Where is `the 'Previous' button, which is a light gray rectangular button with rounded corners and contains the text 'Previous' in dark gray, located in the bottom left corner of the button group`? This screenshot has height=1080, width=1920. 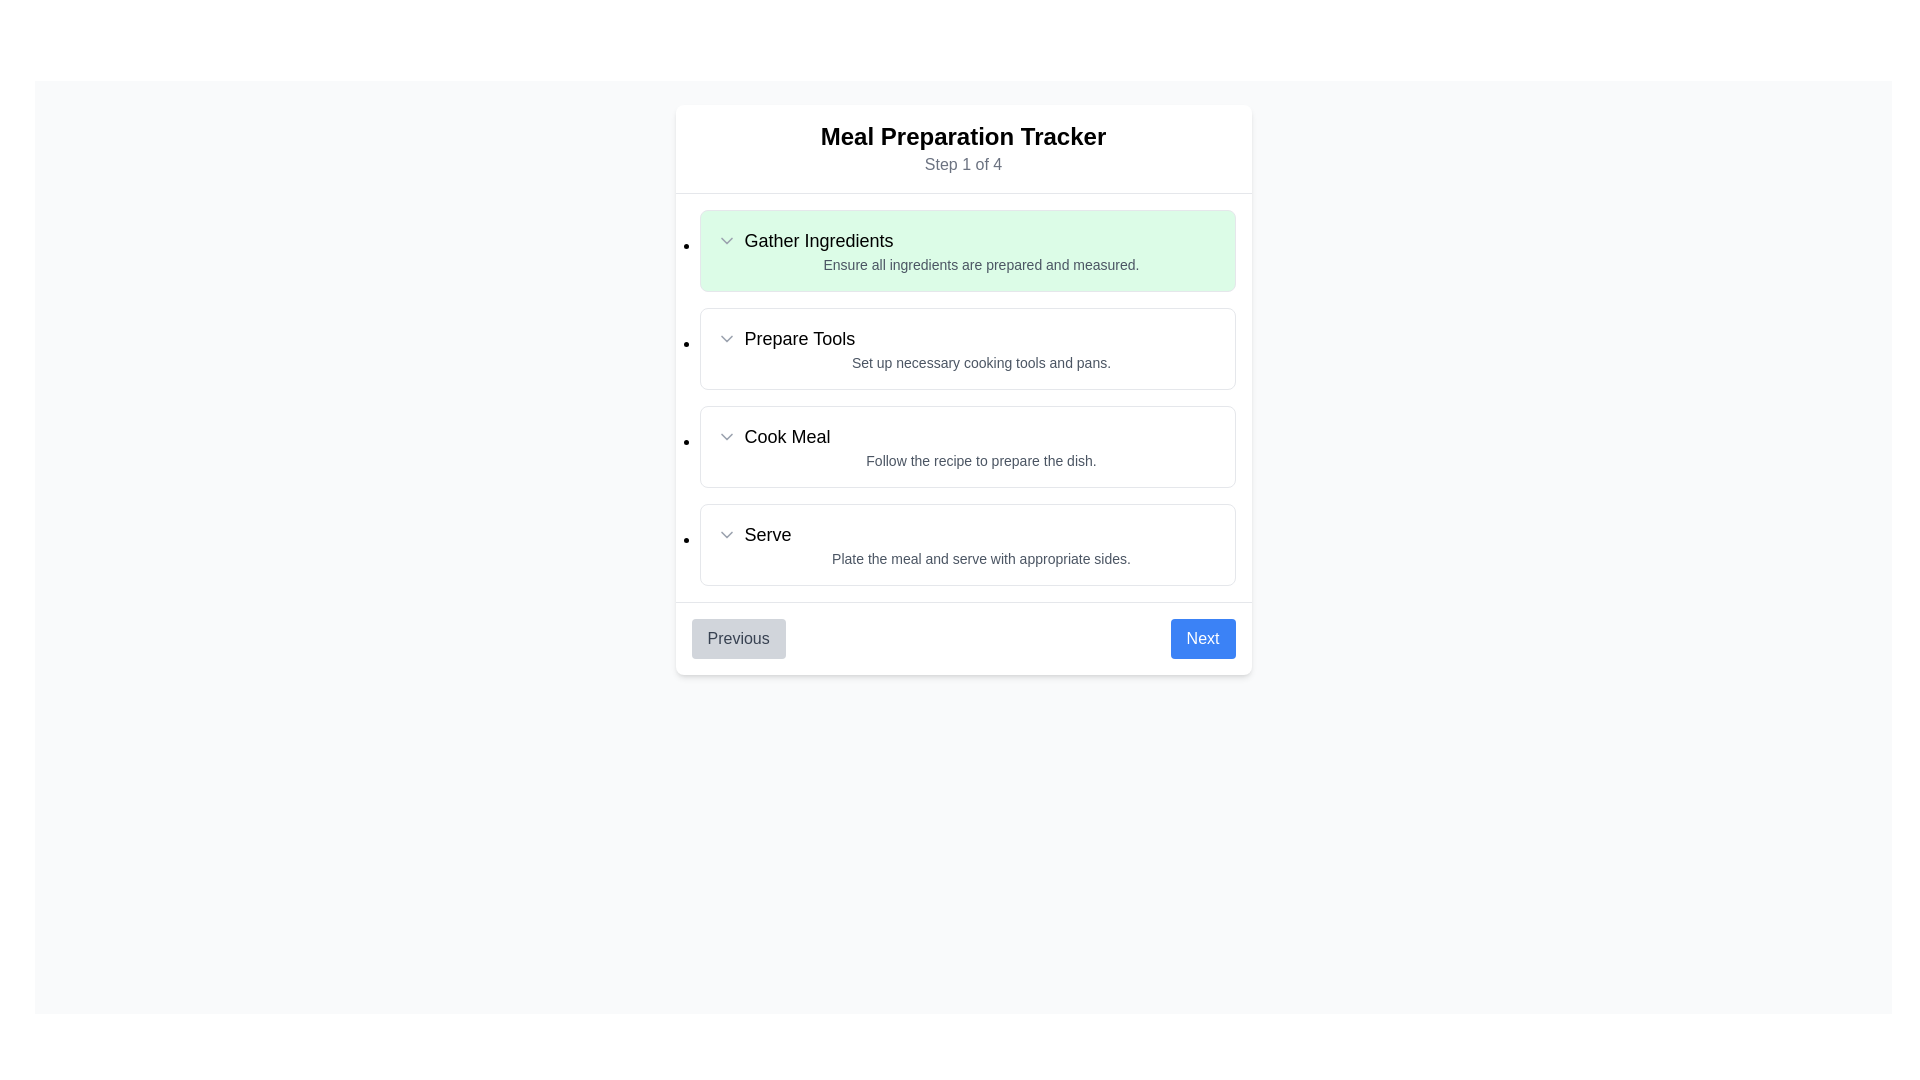
the 'Previous' button, which is a light gray rectangular button with rounded corners and contains the text 'Previous' in dark gray, located in the bottom left corner of the button group is located at coordinates (737, 639).